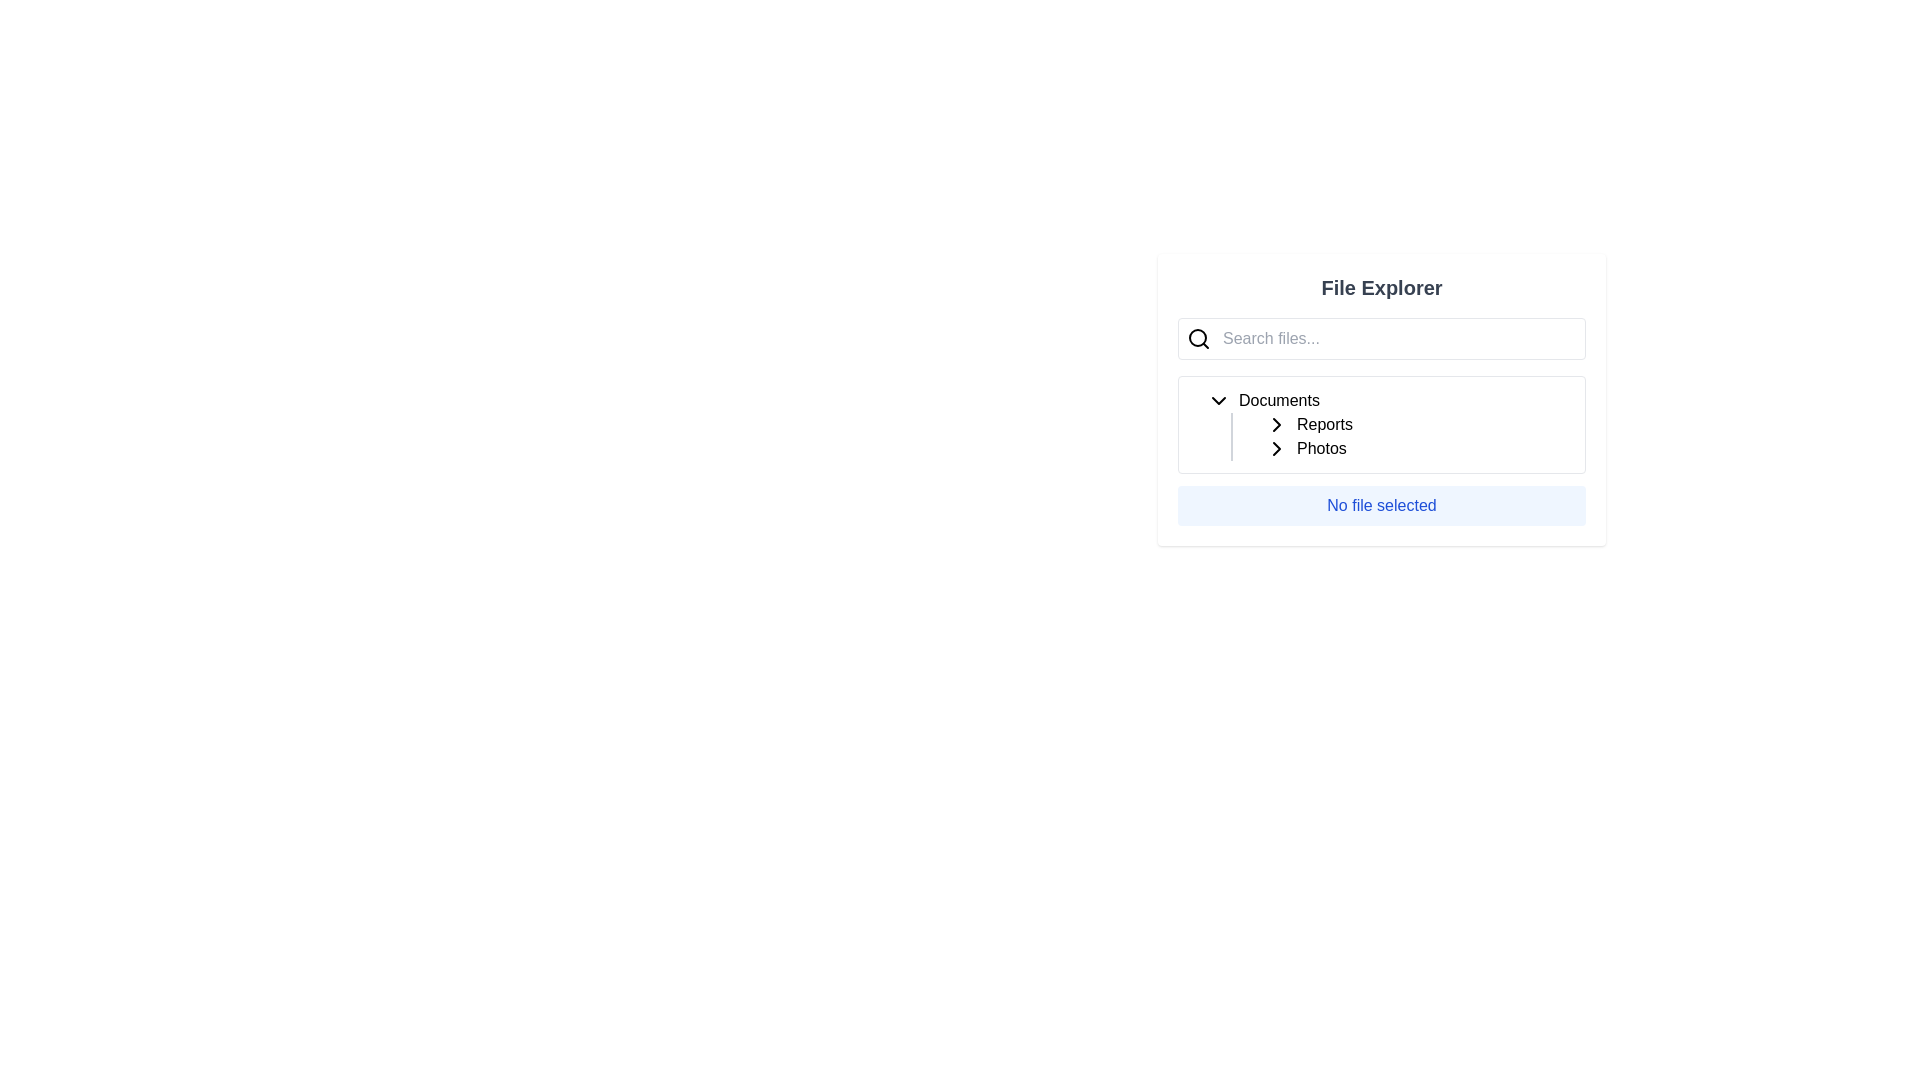 The height and width of the screenshot is (1080, 1920). What do you see at coordinates (1381, 400) in the screenshot?
I see `the dropdown in the 'File Explorer' section to manage file navigation` at bounding box center [1381, 400].